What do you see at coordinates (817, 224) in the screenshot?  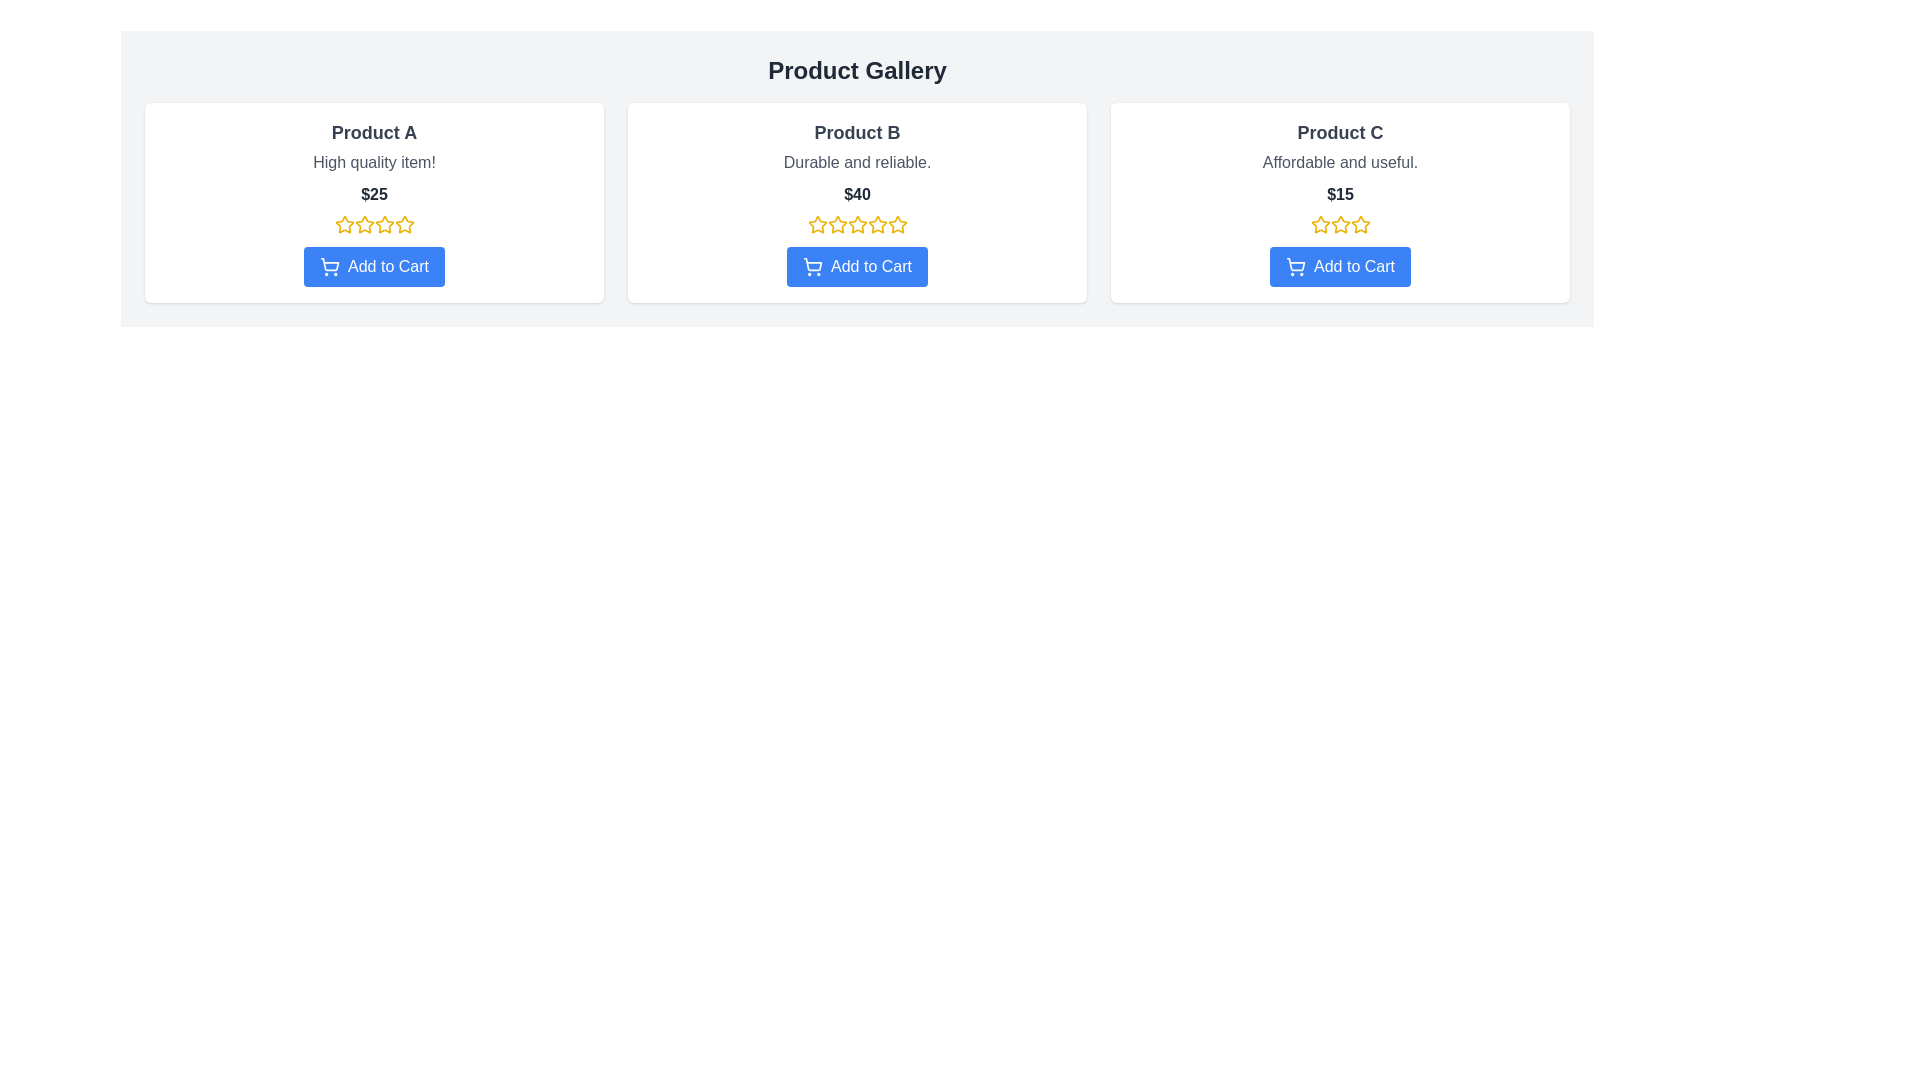 I see `the first yellow star icon in the five-star rating component of 'Product B' to rate it` at bounding box center [817, 224].